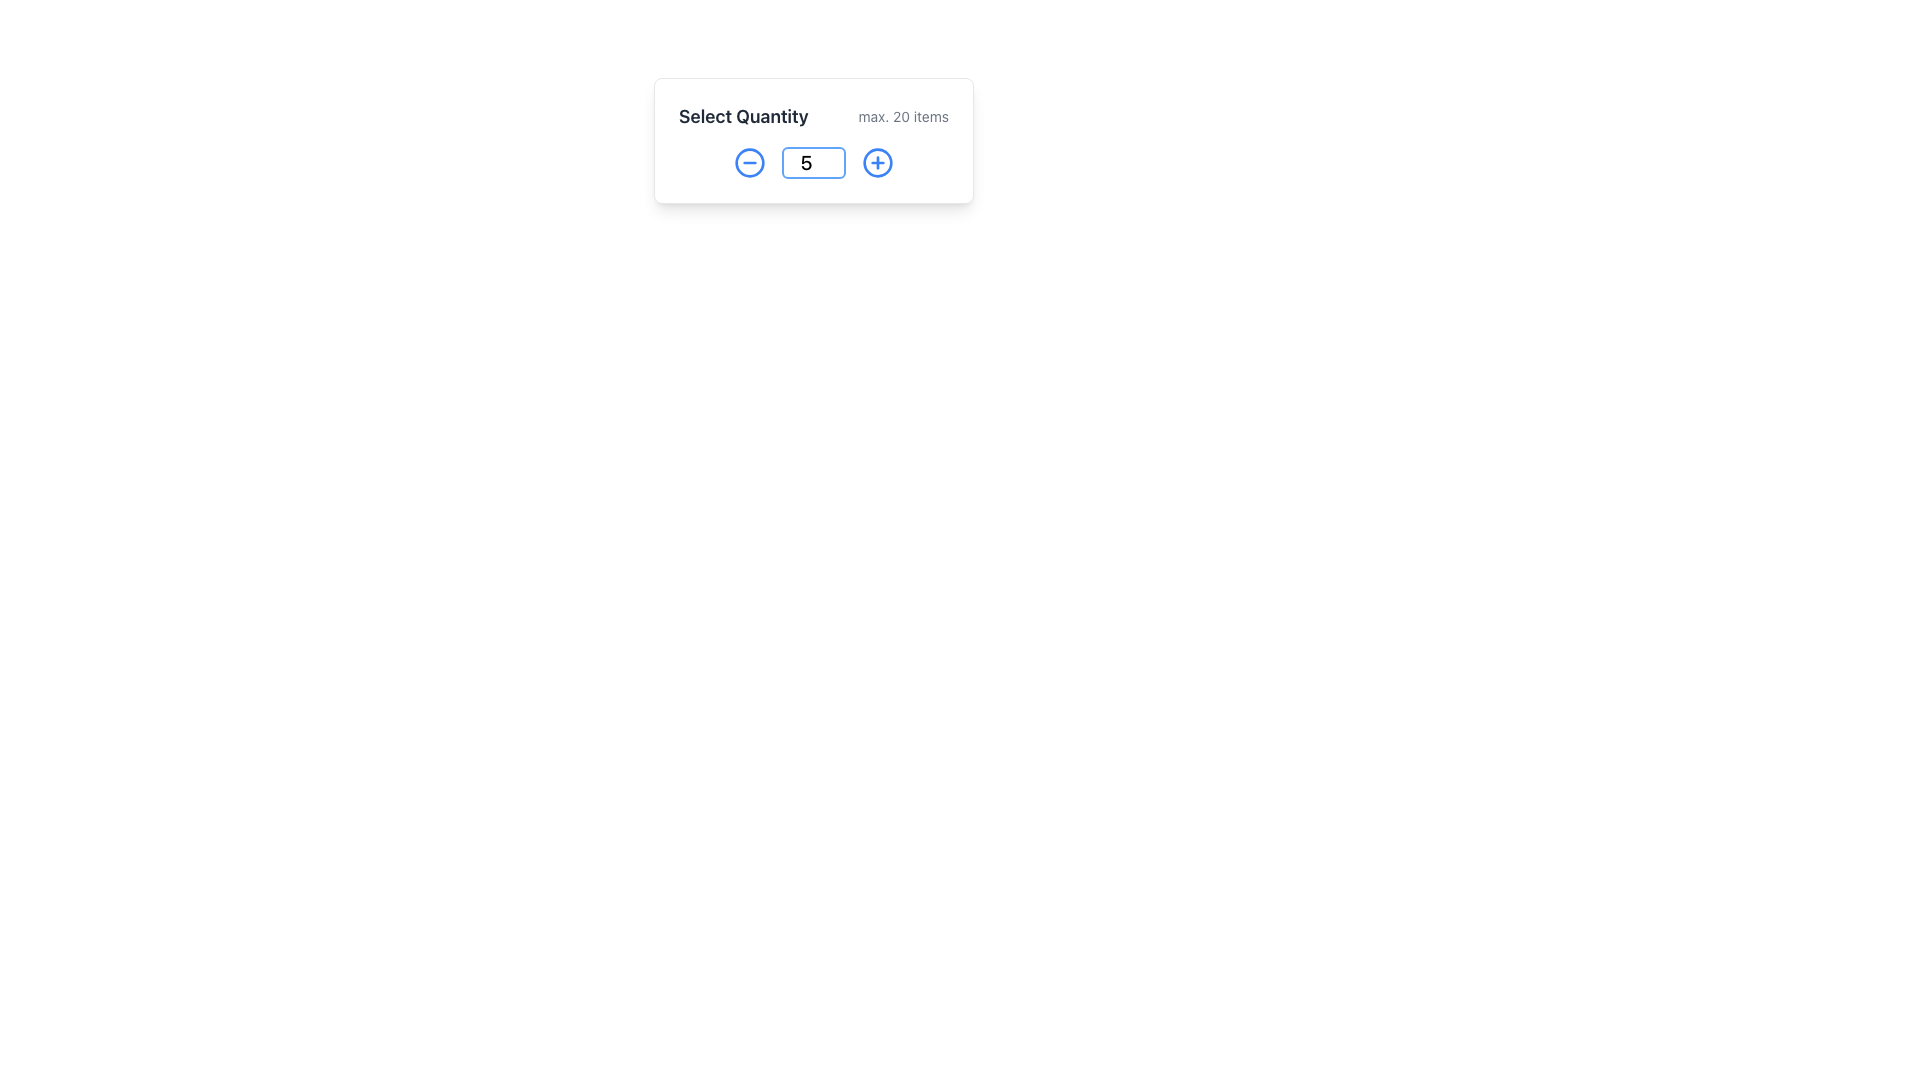 The width and height of the screenshot is (1920, 1080). What do you see at coordinates (748, 161) in the screenshot?
I see `the circular blue outlined button with a minus symbol to activate its hover effects` at bounding box center [748, 161].